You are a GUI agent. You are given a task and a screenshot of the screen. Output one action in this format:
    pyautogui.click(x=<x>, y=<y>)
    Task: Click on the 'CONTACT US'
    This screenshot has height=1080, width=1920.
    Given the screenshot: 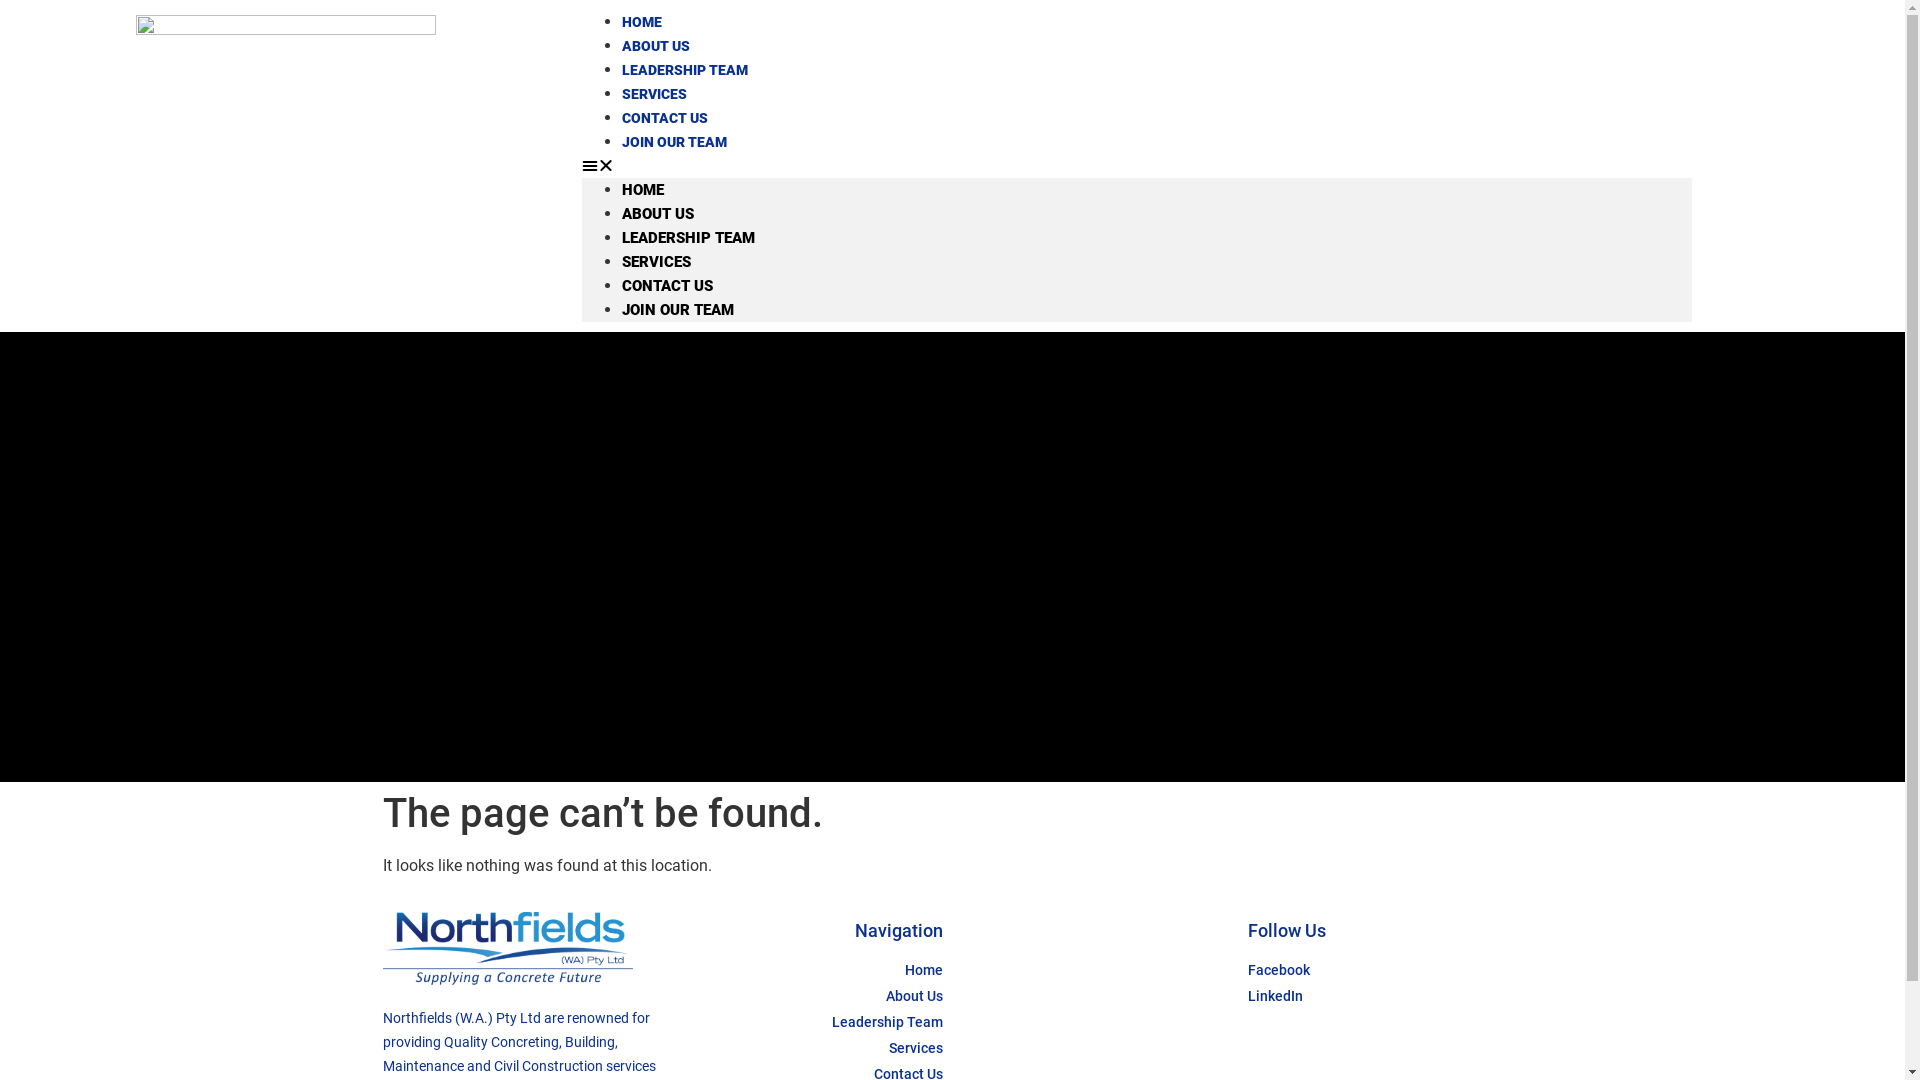 What is the action you would take?
    pyautogui.click(x=667, y=285)
    